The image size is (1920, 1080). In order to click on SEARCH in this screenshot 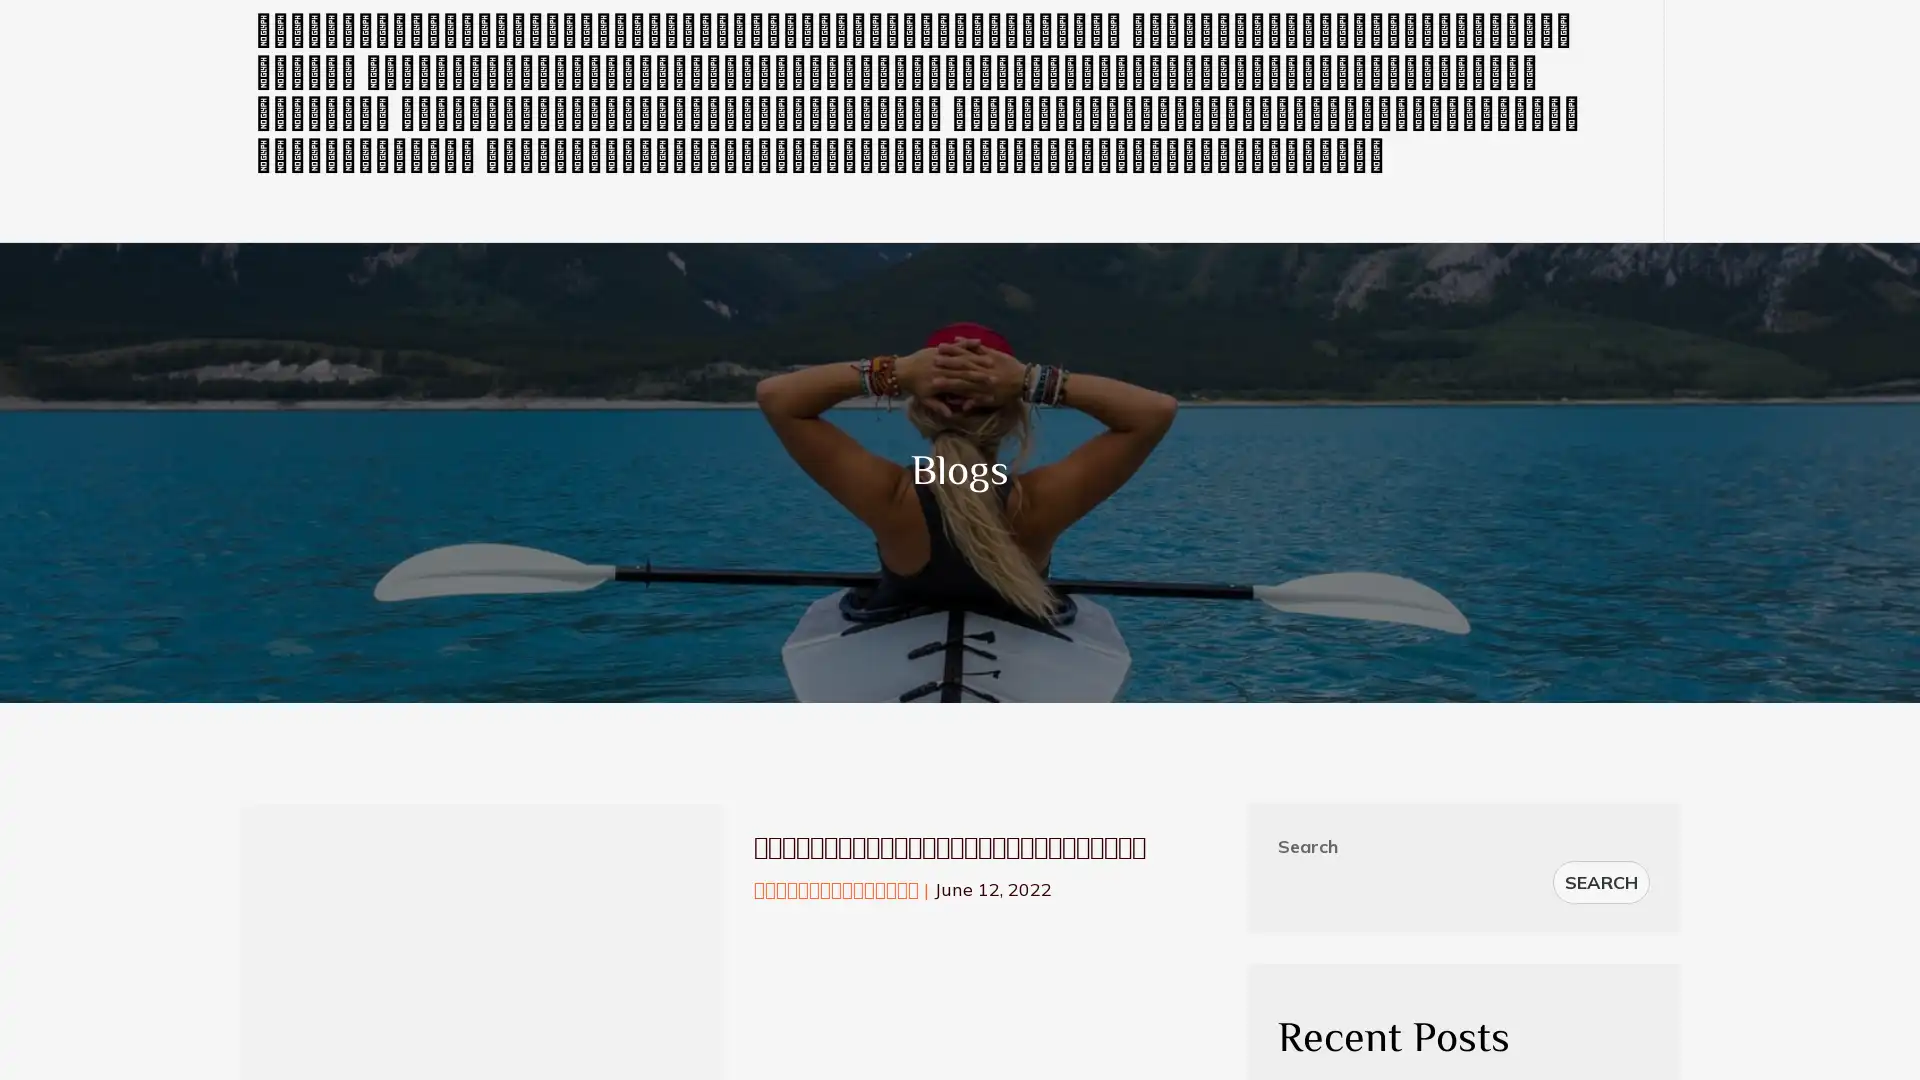, I will do `click(1601, 881)`.